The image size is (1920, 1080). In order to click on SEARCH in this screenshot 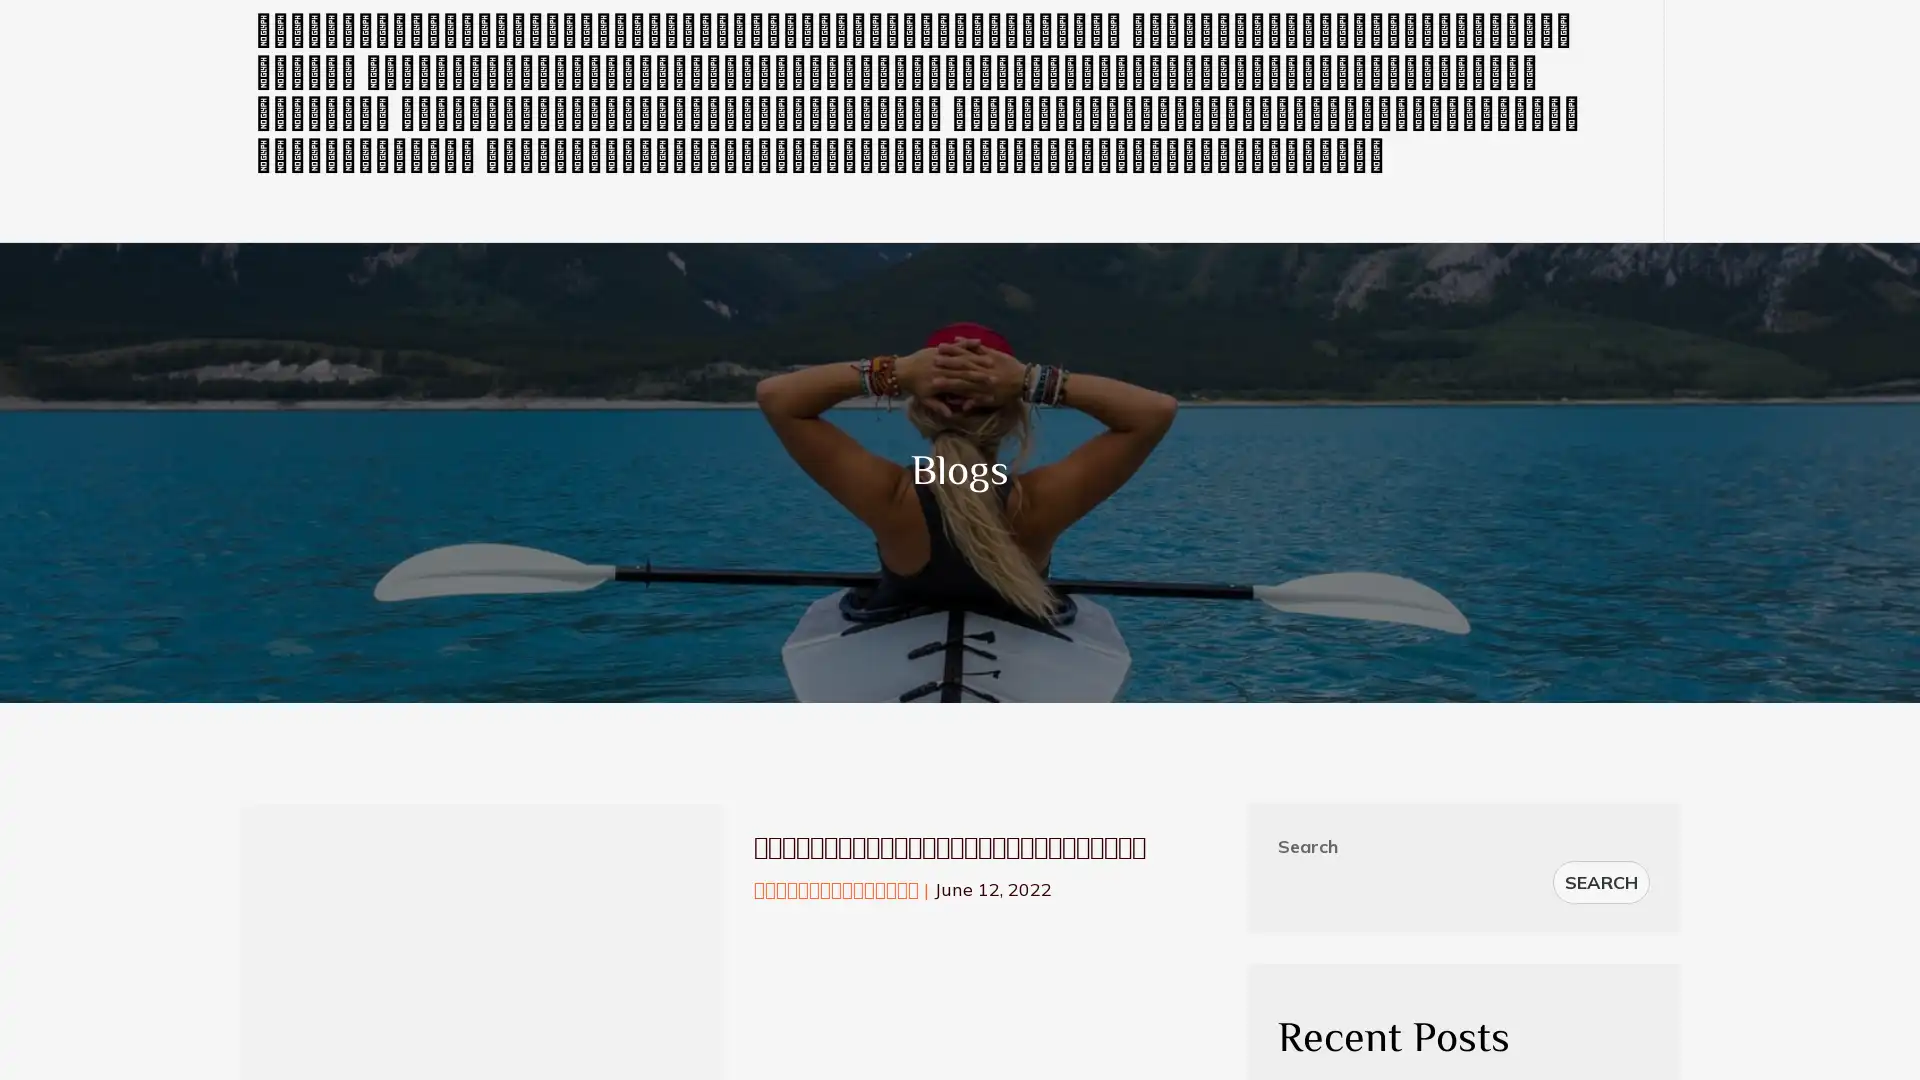, I will do `click(1601, 881)`.